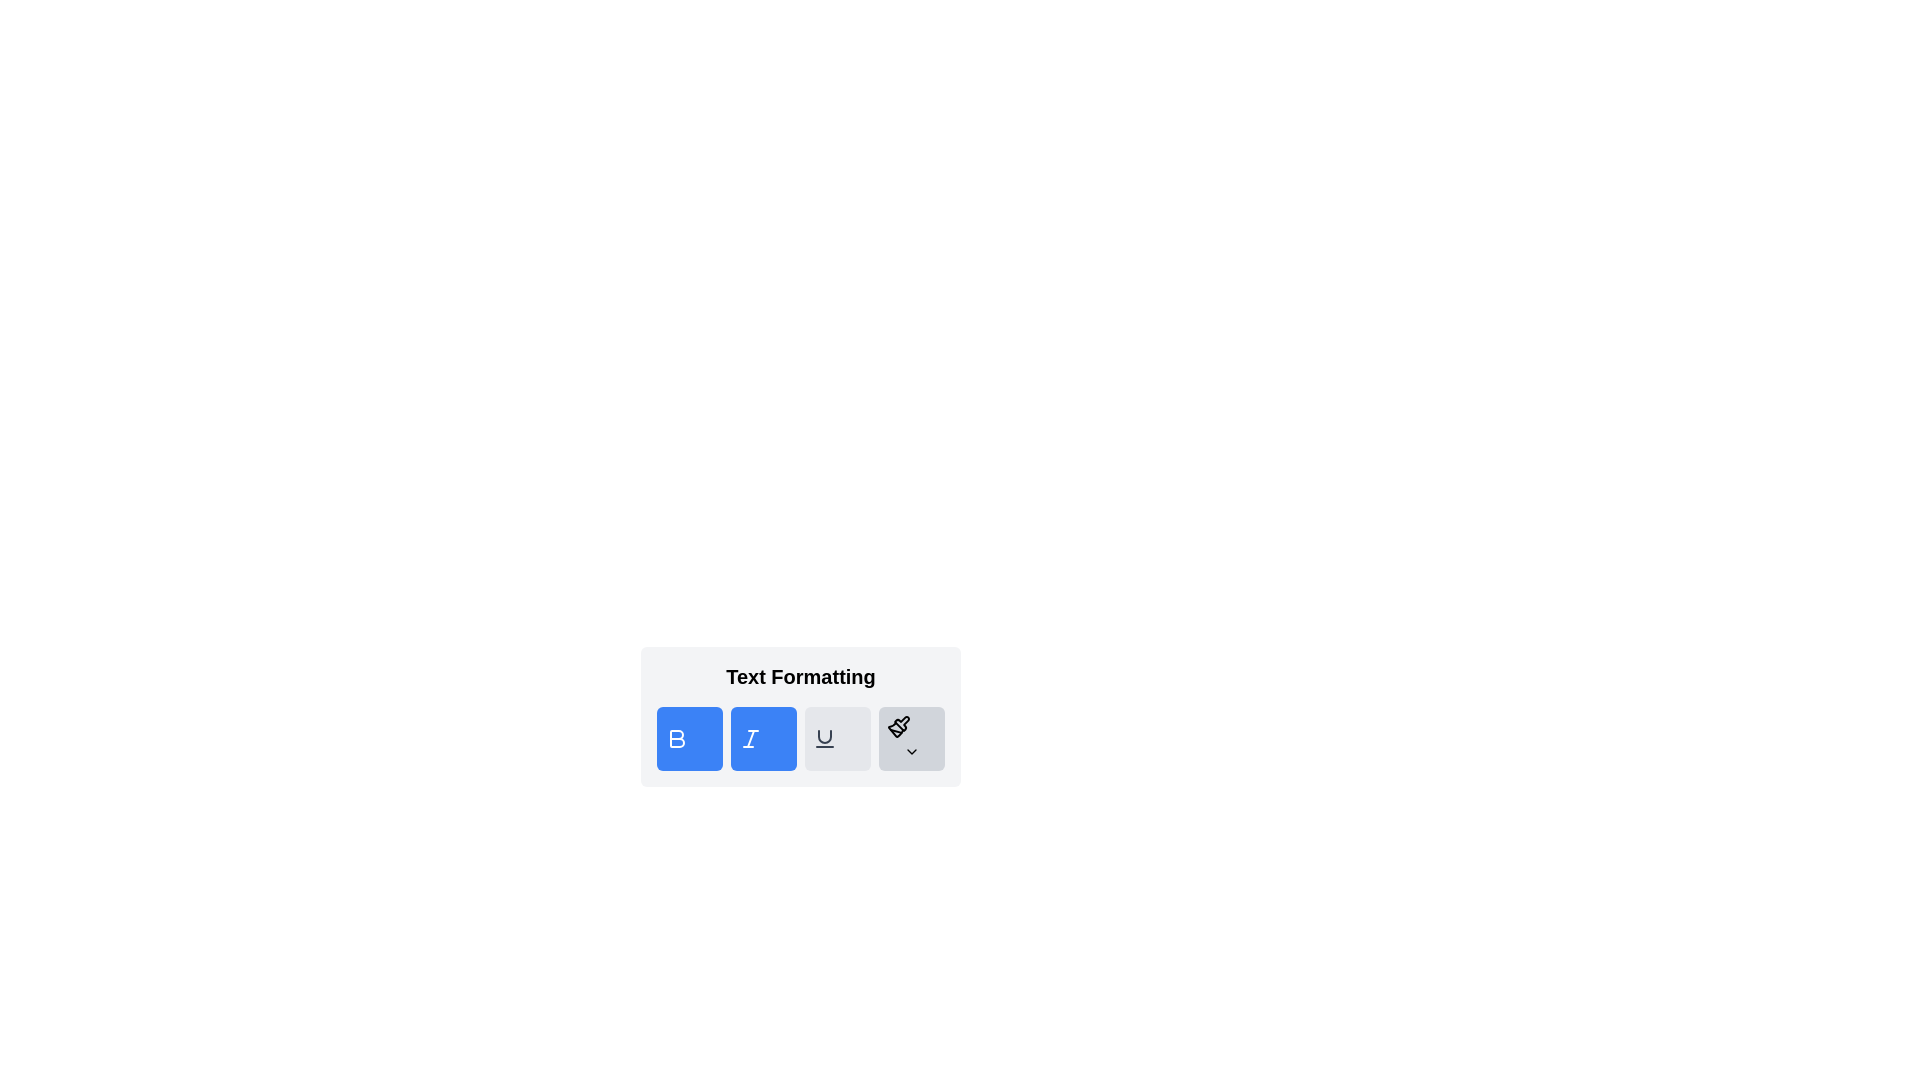  What do you see at coordinates (762, 739) in the screenshot?
I see `the blue button with a white italicized 'I' symbol, the second button in the formatting toolbar` at bounding box center [762, 739].